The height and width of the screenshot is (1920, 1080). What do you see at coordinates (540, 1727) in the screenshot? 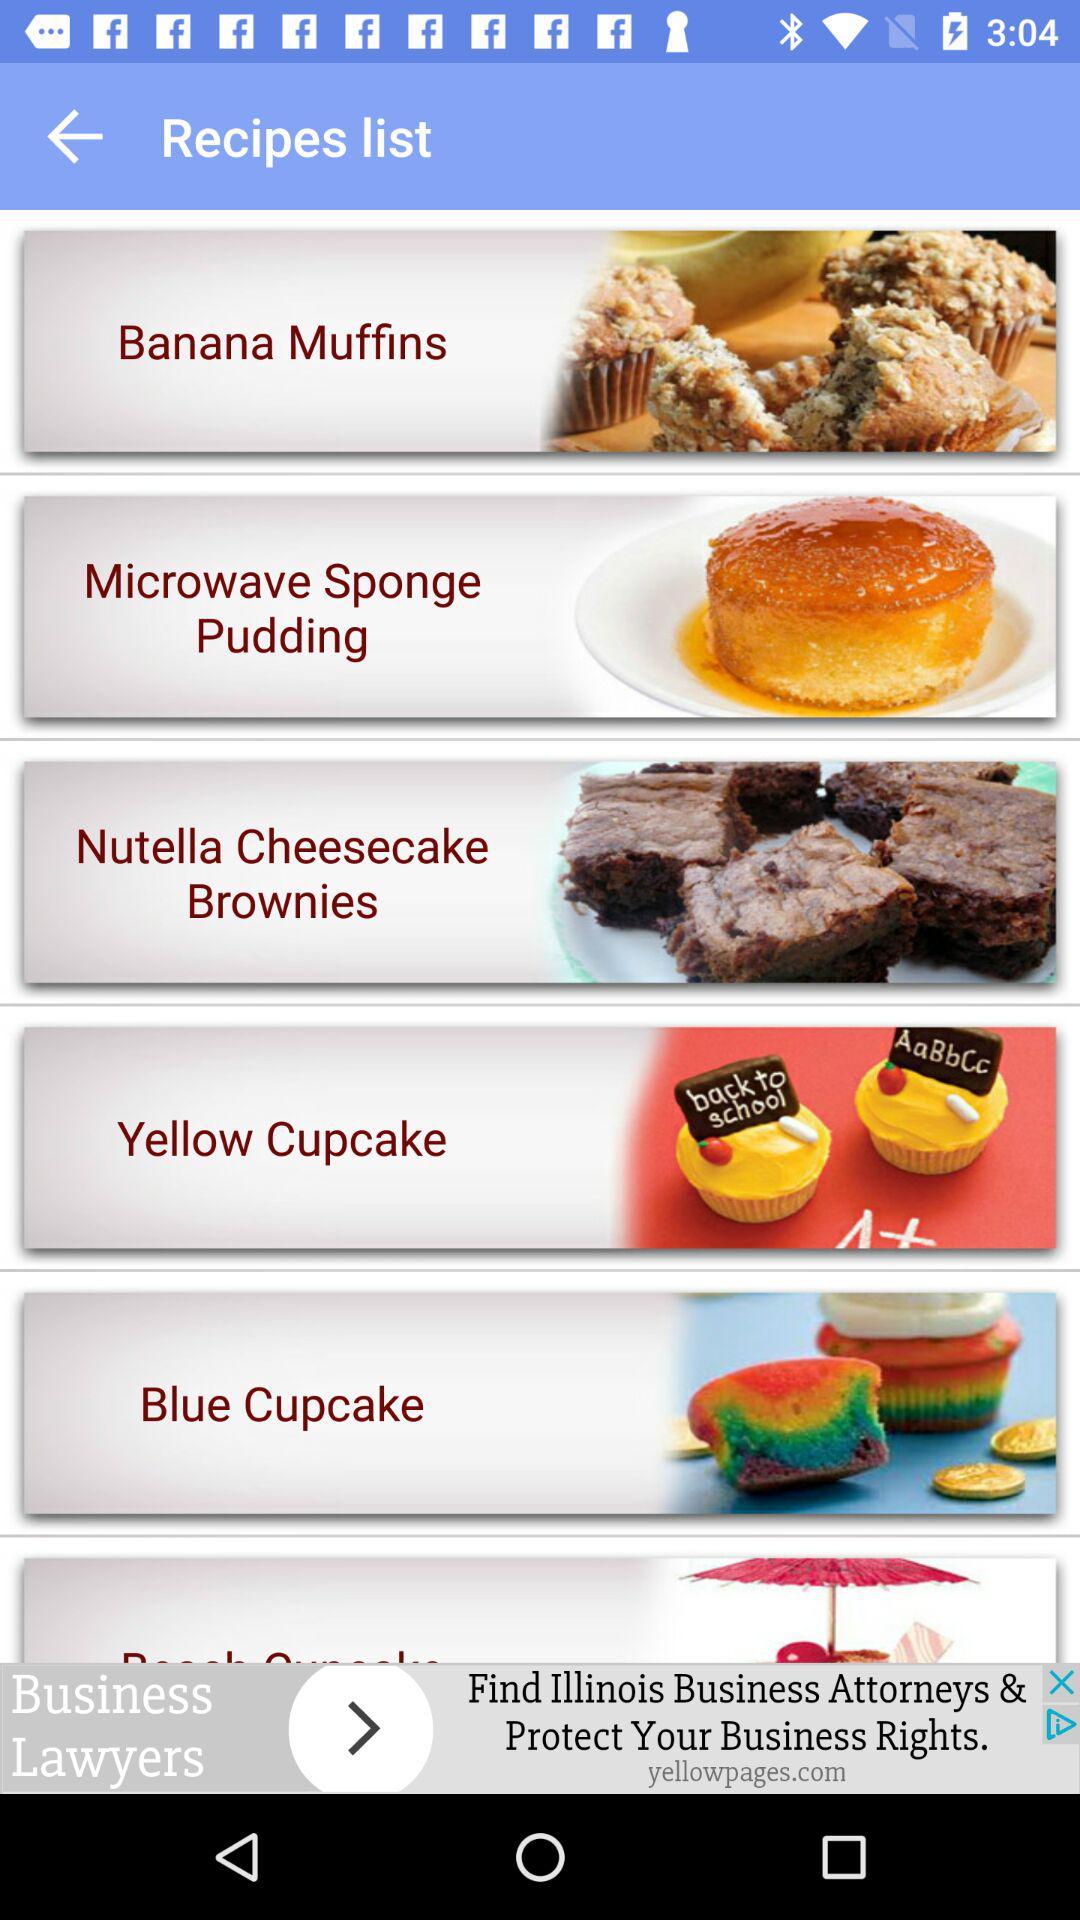
I see `advertisement image` at bounding box center [540, 1727].